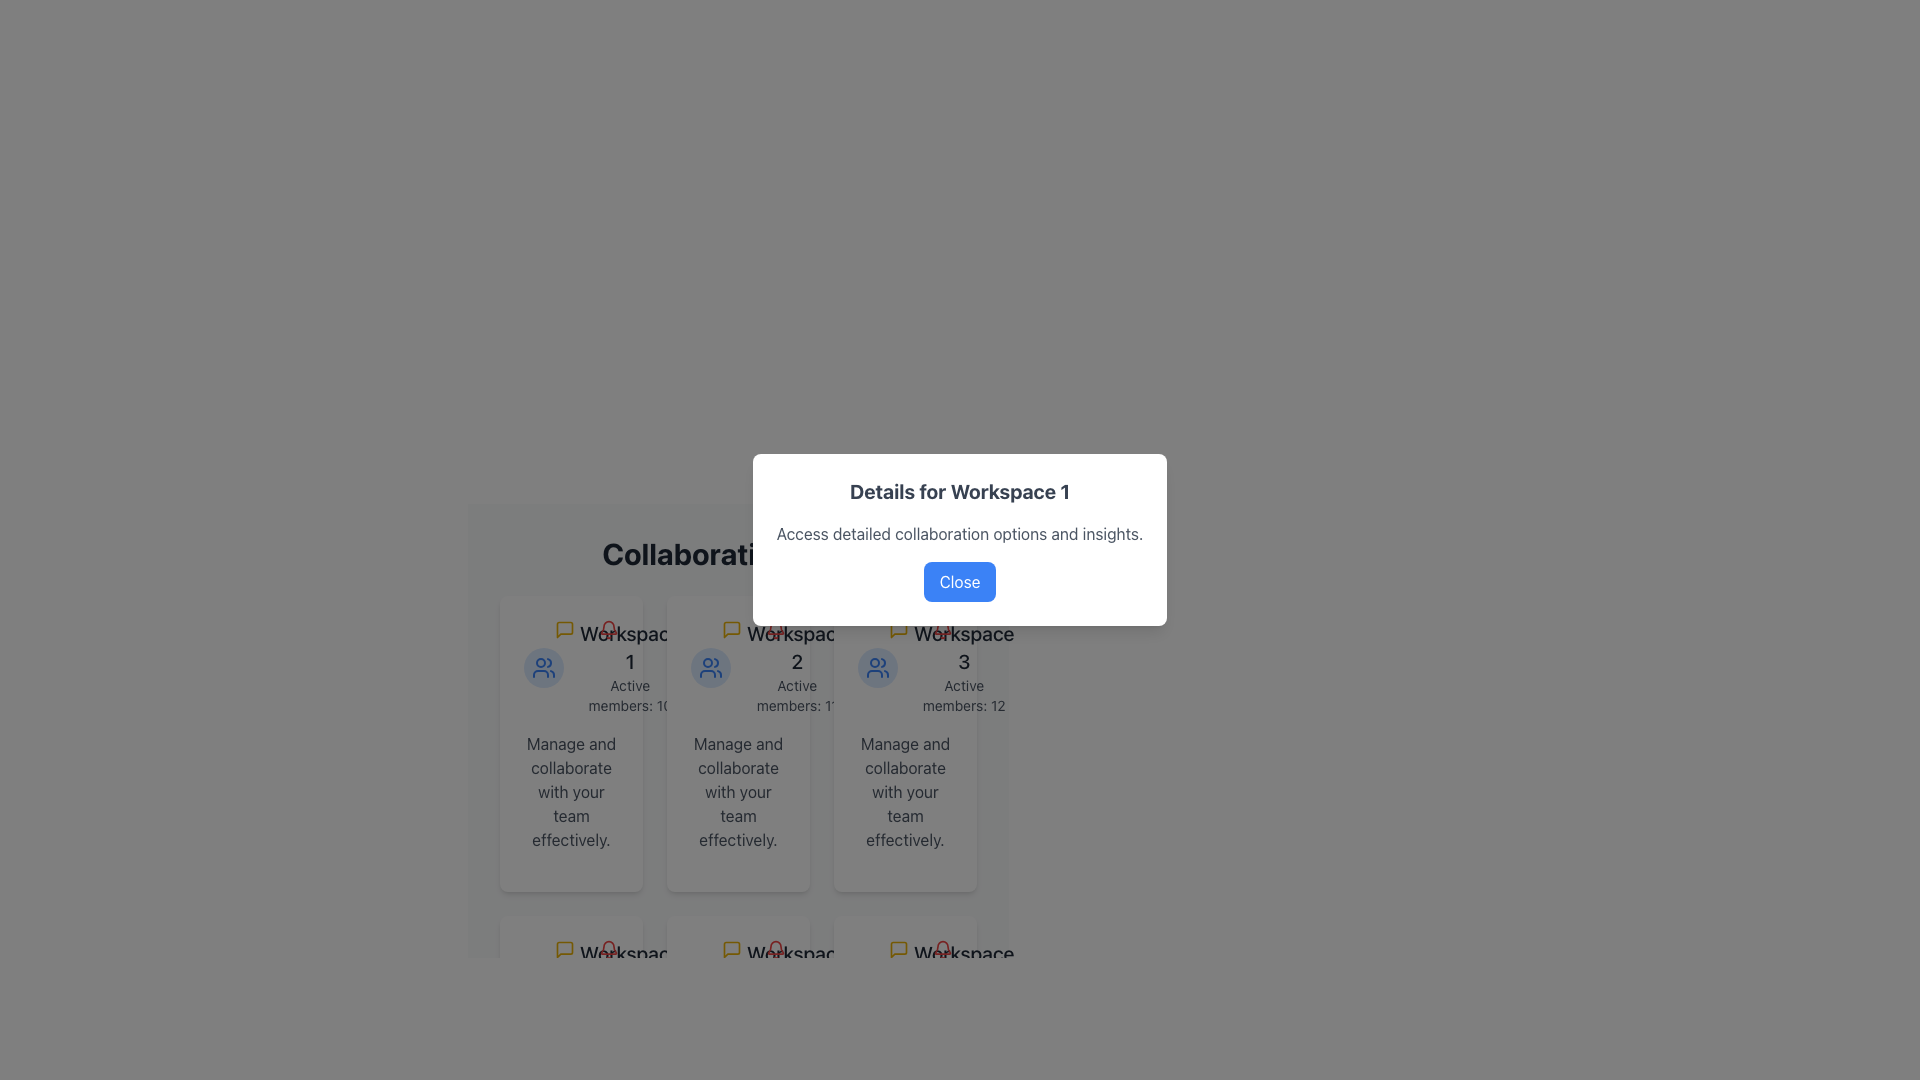  I want to click on on the text label 'Workspace 3' which is styled in a larger font size and medium weight, located at the top of its card structure in the bottom row of the grid layout, so click(964, 648).